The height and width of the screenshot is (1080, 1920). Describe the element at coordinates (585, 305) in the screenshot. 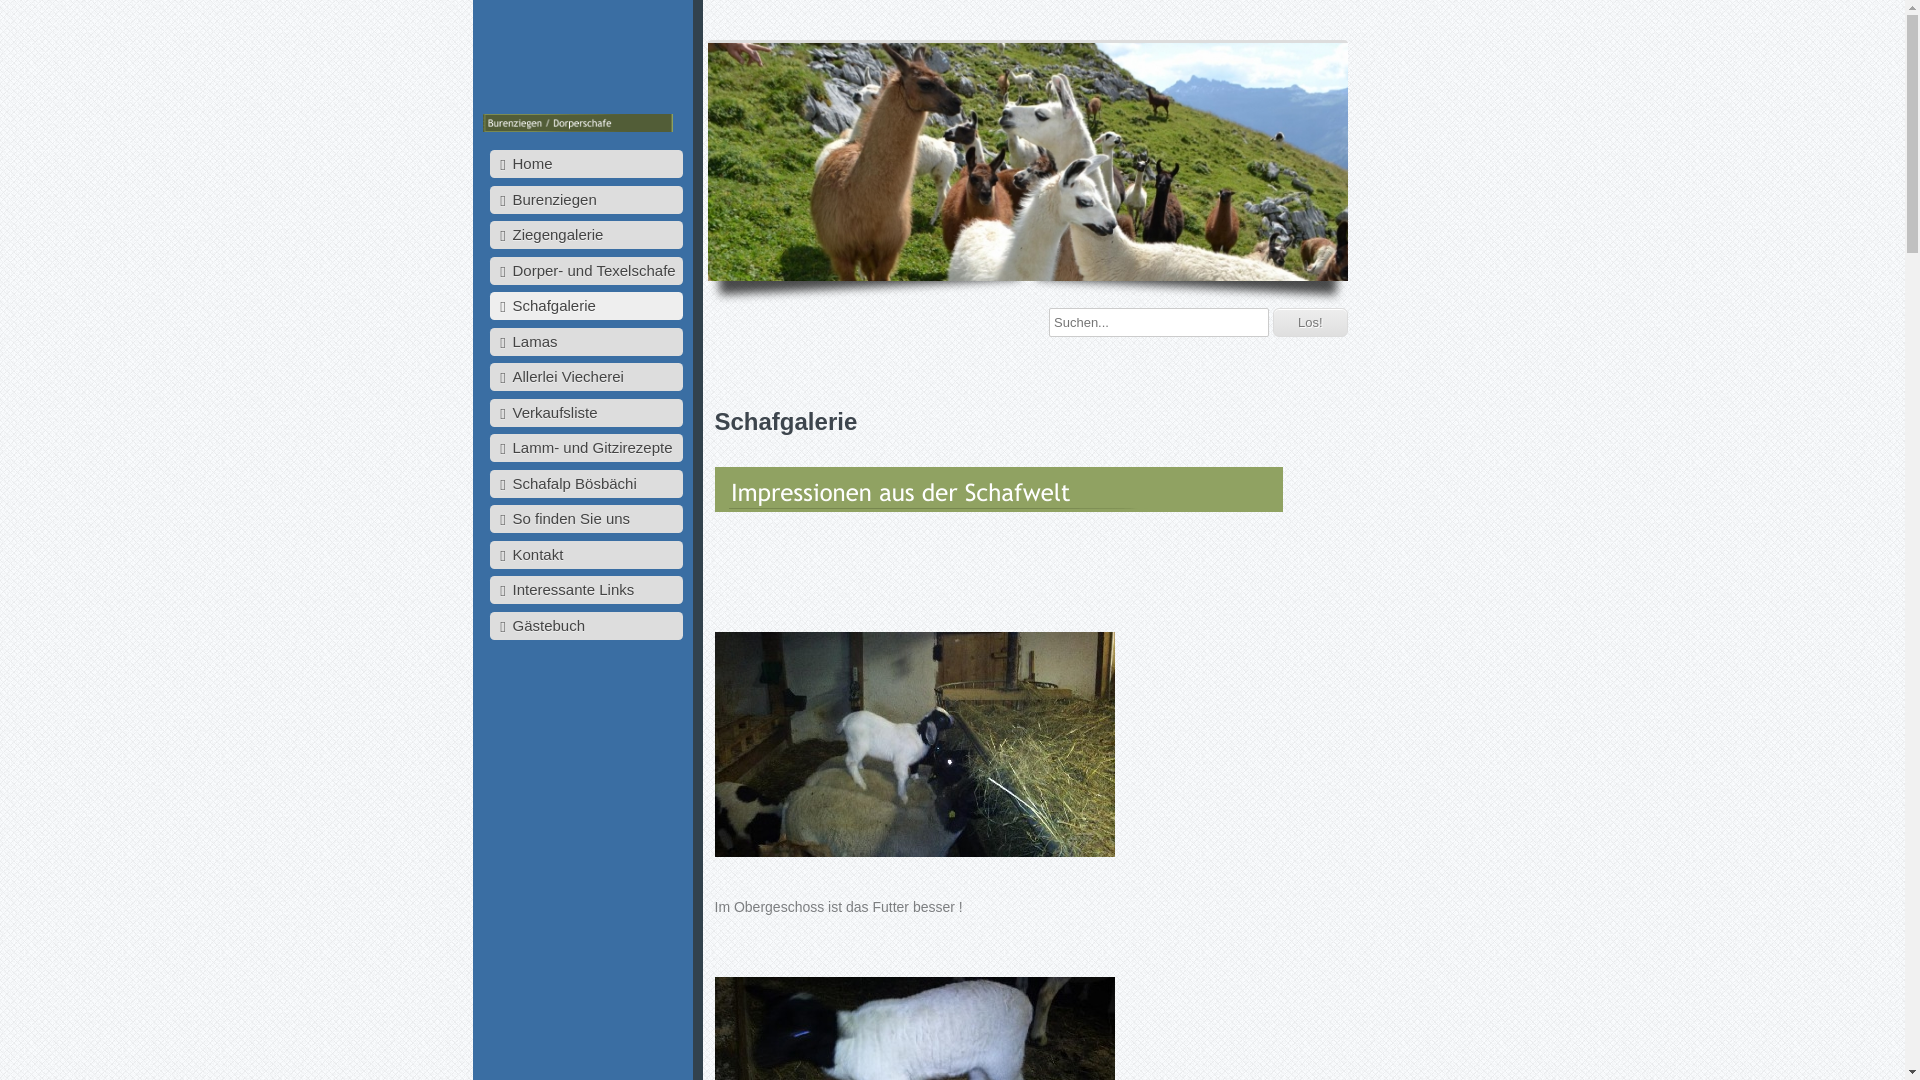

I see `'Schafgalerie'` at that location.